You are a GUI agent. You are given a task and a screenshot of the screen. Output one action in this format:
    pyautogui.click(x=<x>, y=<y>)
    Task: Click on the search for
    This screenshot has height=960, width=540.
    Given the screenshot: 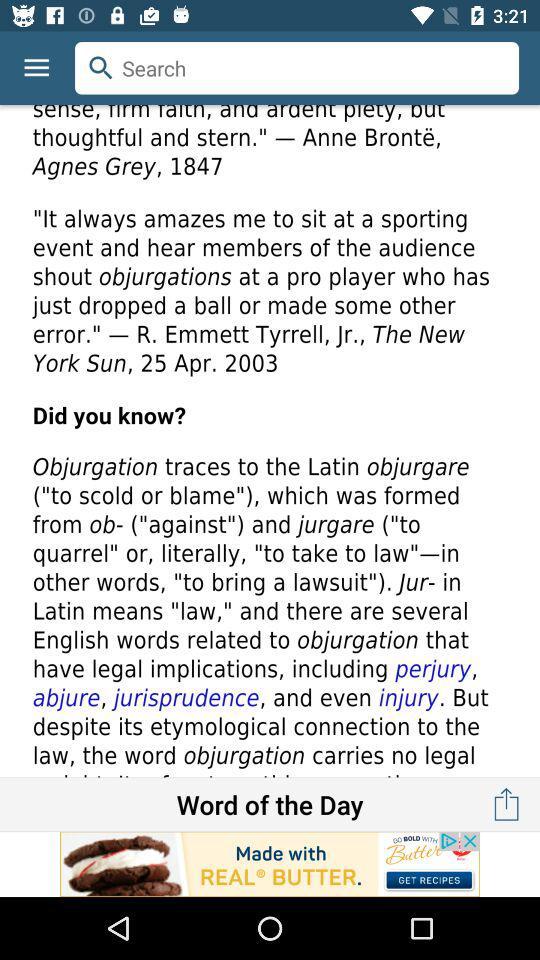 What is the action you would take?
    pyautogui.click(x=296, y=68)
    